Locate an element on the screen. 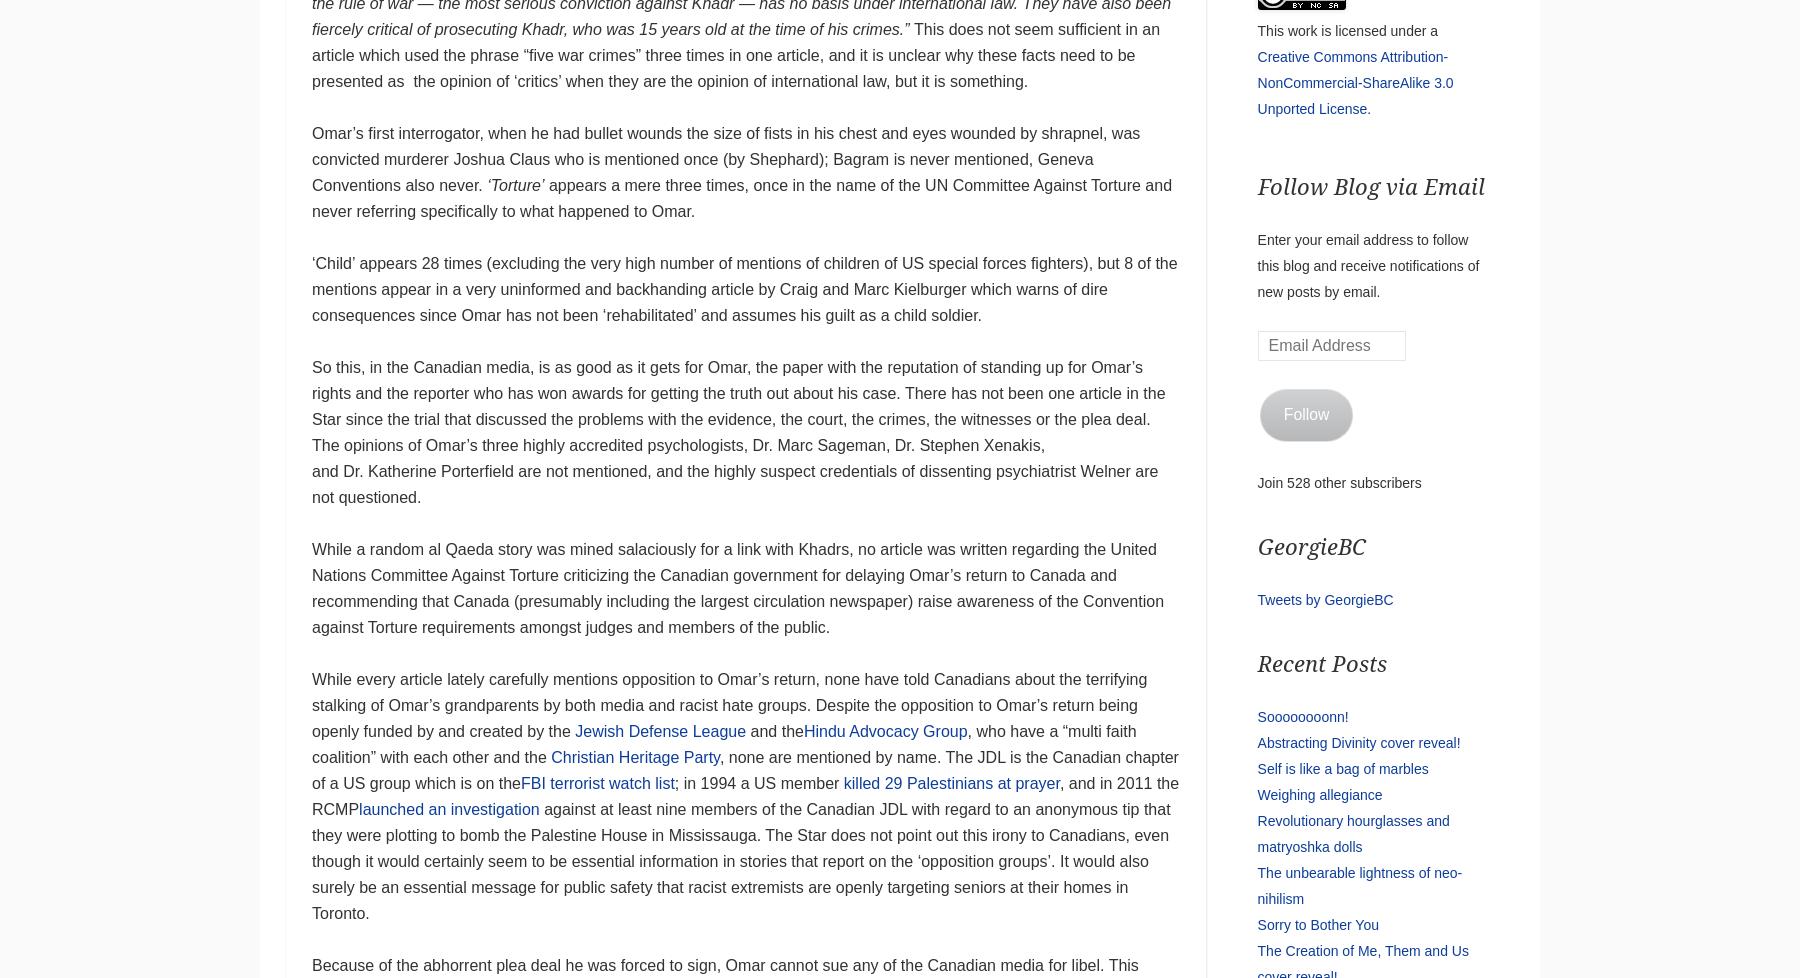 The width and height of the screenshot is (1800, 978). 'Tweets by GeorgieBC' is located at coordinates (1324, 600).